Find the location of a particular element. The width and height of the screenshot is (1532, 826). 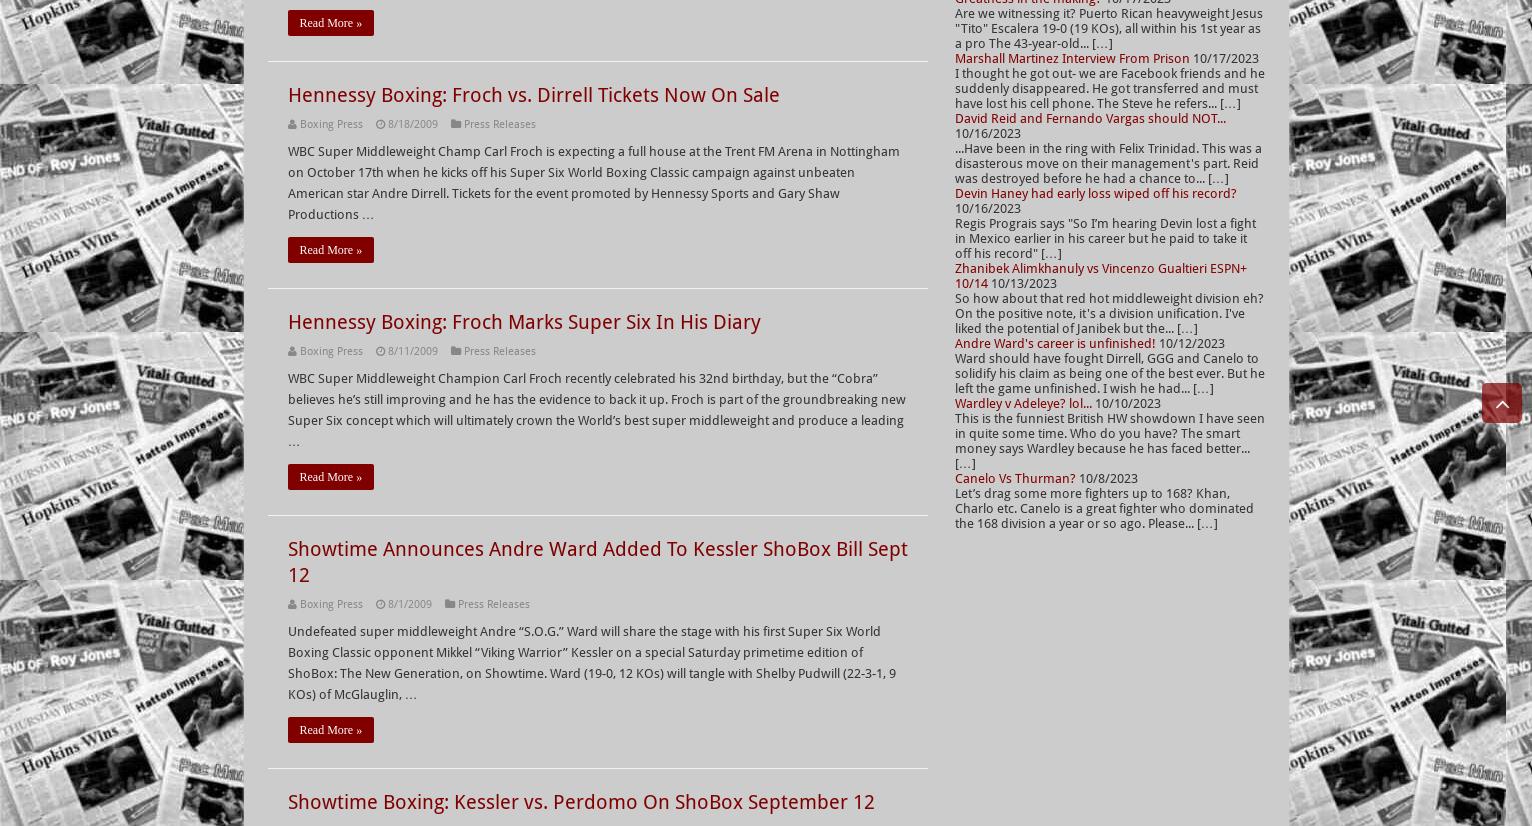

'10/8/2023' is located at coordinates (1077, 478).